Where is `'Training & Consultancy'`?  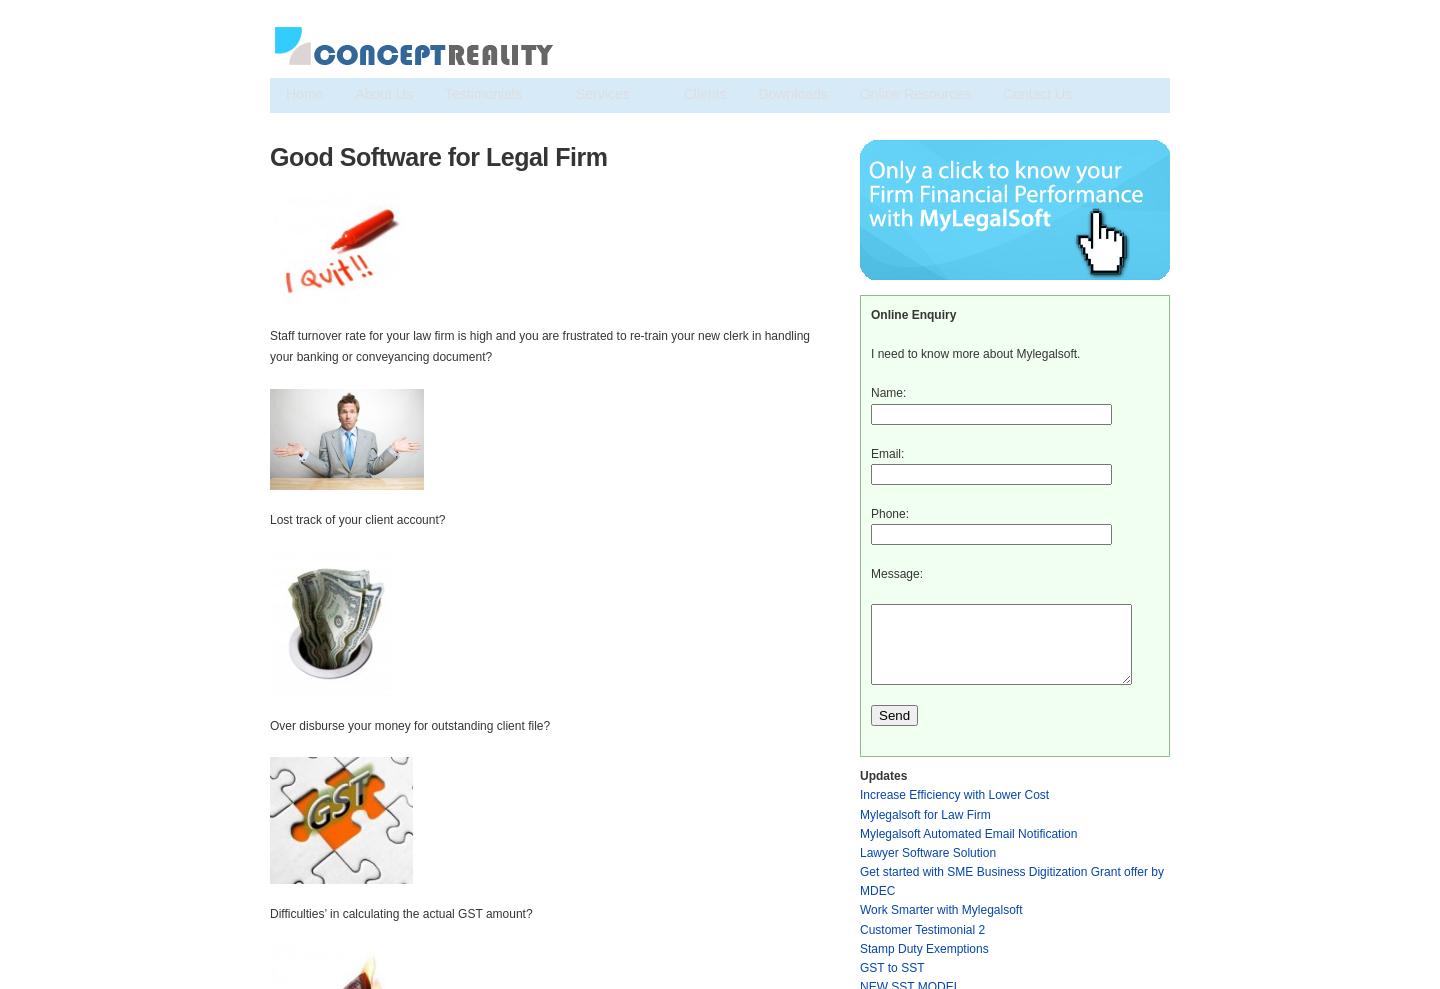 'Training & Consultancy' is located at coordinates (346, 134).